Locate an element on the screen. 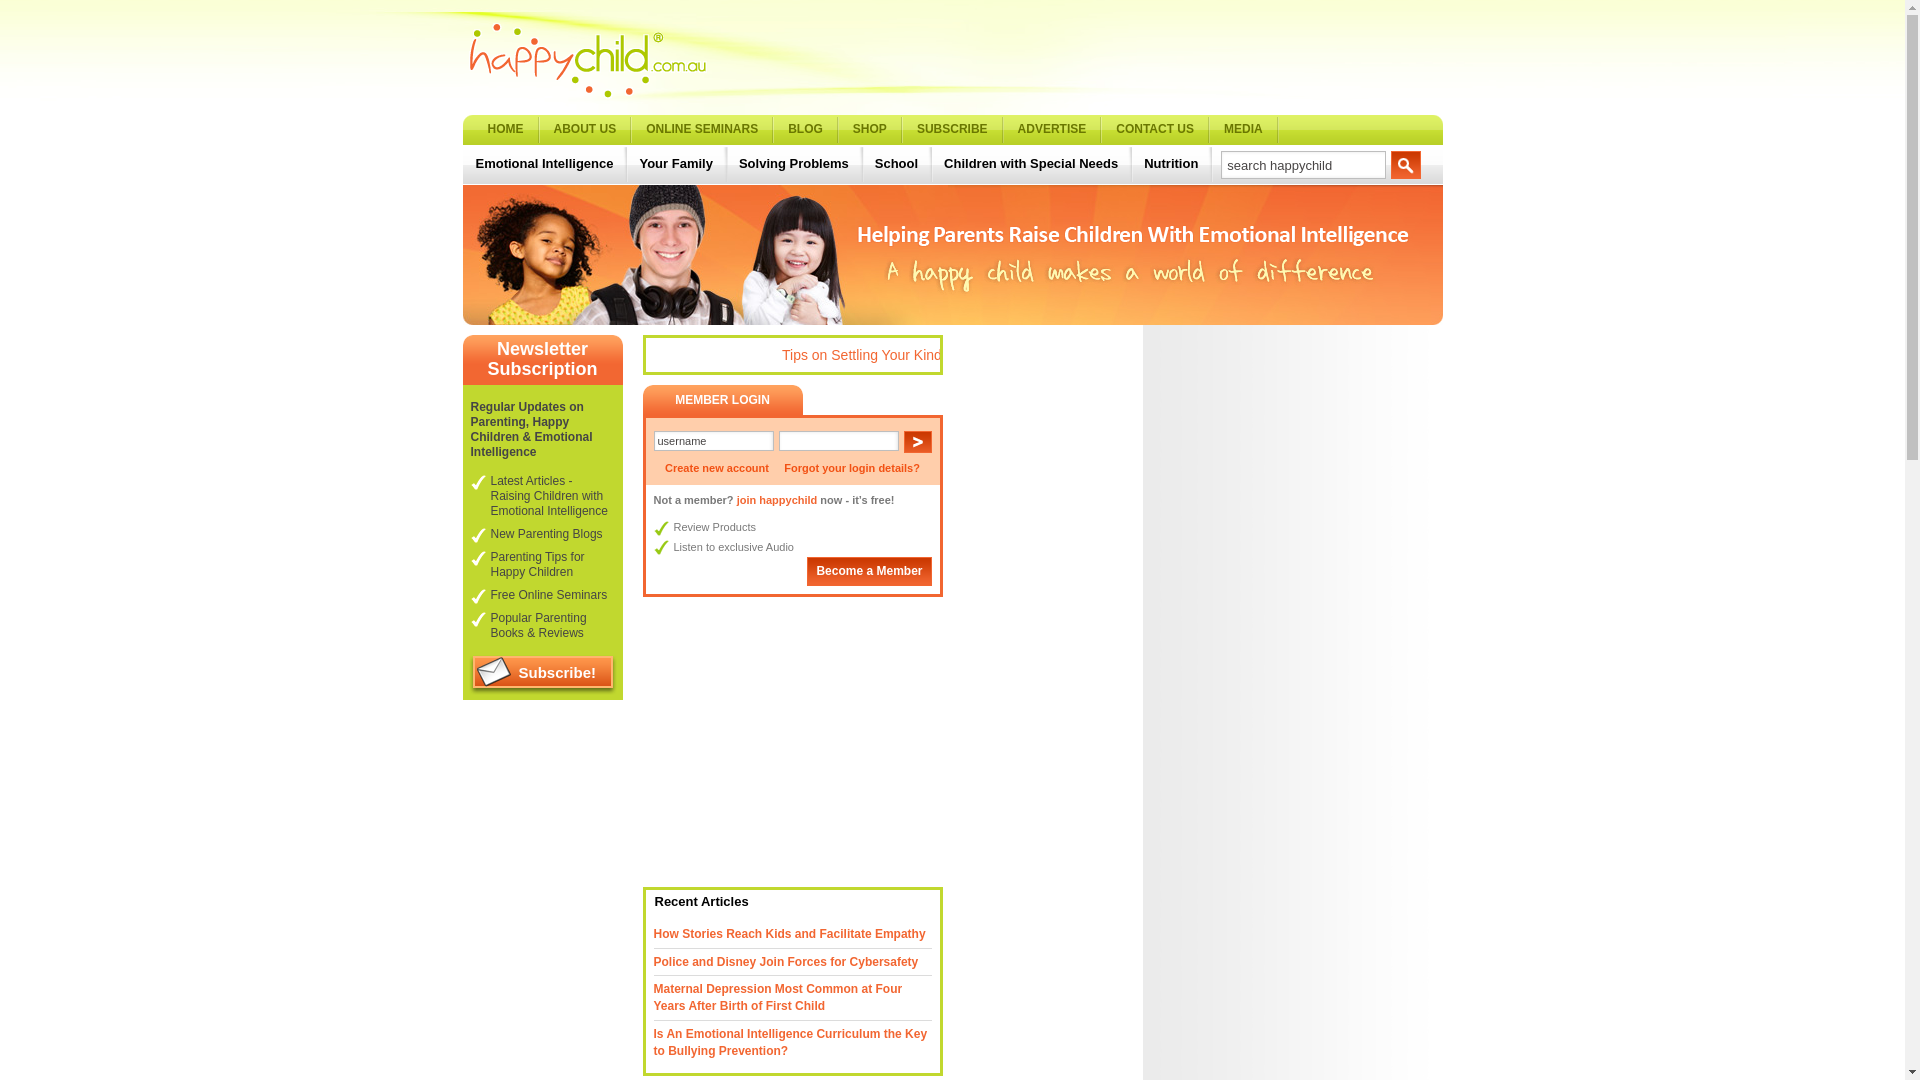 The height and width of the screenshot is (1080, 1920). 'CONTACT US' is located at coordinates (1155, 130).